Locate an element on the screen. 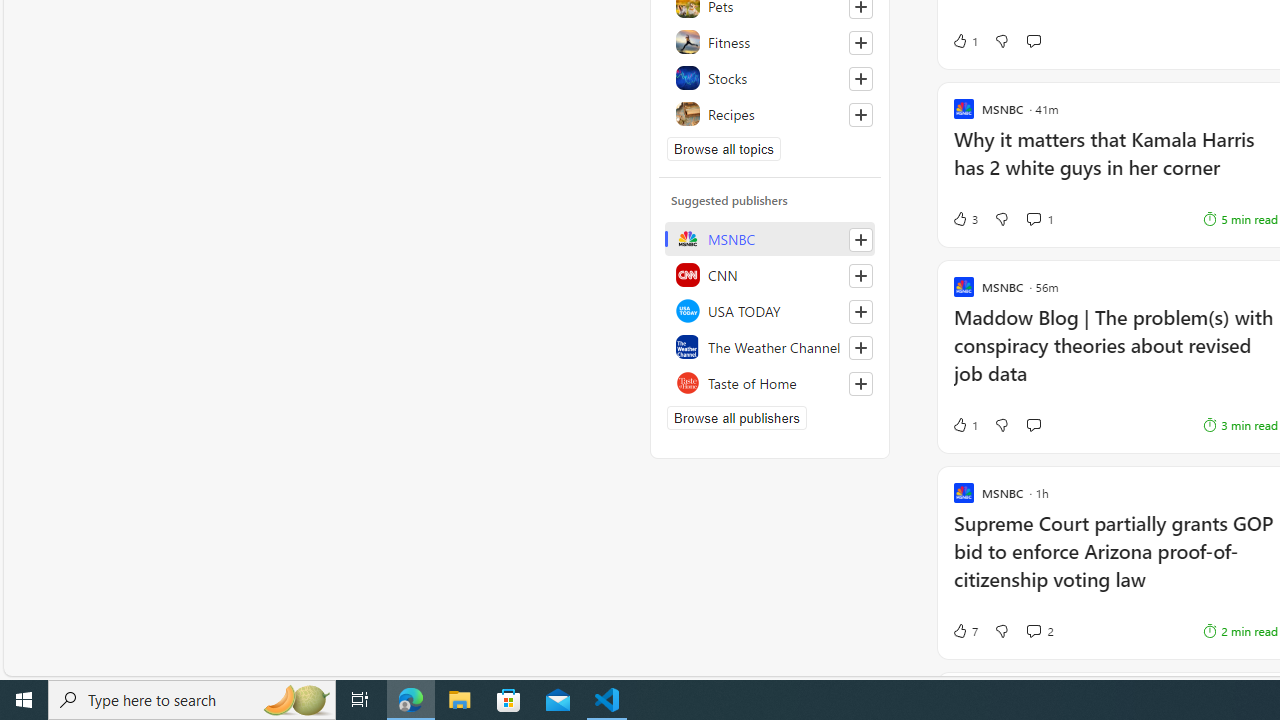  'Browse all publishers' is located at coordinates (735, 416).